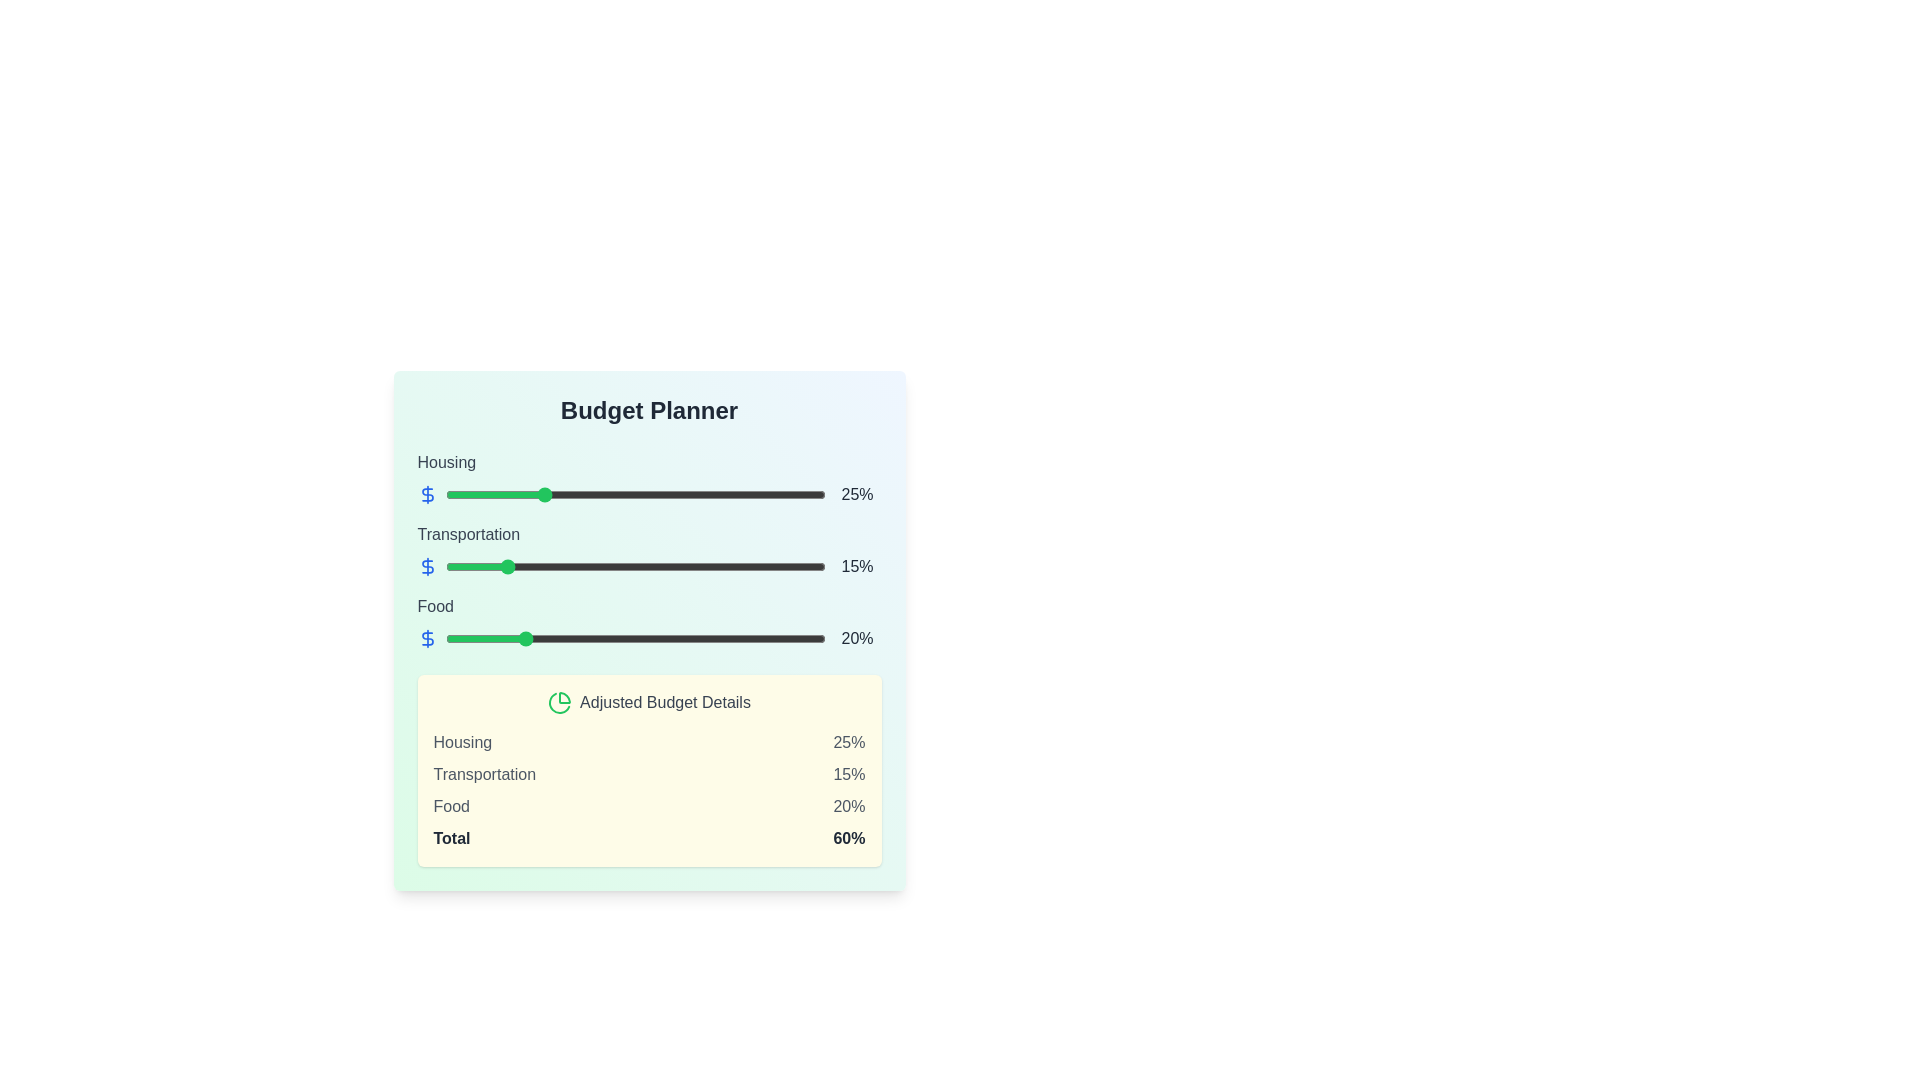  What do you see at coordinates (484, 774) in the screenshot?
I see `the static text label for the budget category 'Transportation', which displays the percentage '15%' and is located in the beige section under 'Adjusted Budget Details'` at bounding box center [484, 774].